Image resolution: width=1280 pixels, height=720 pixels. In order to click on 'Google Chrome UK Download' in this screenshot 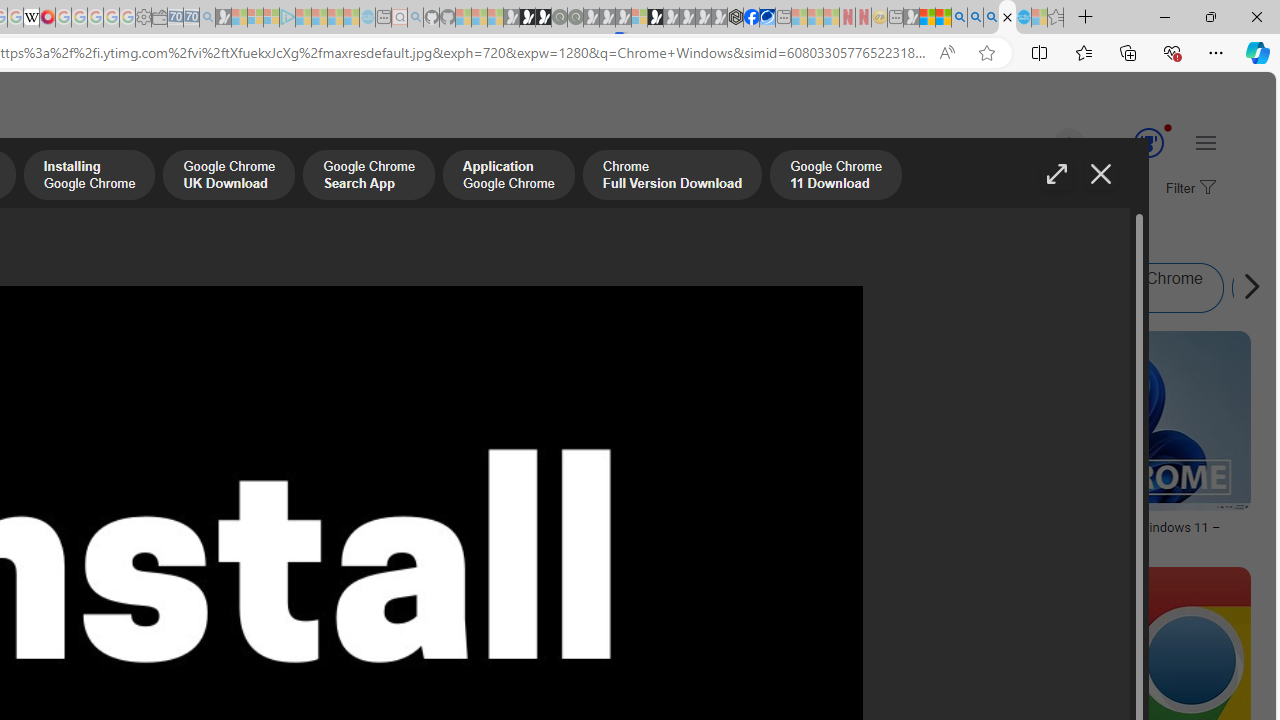, I will do `click(228, 176)`.